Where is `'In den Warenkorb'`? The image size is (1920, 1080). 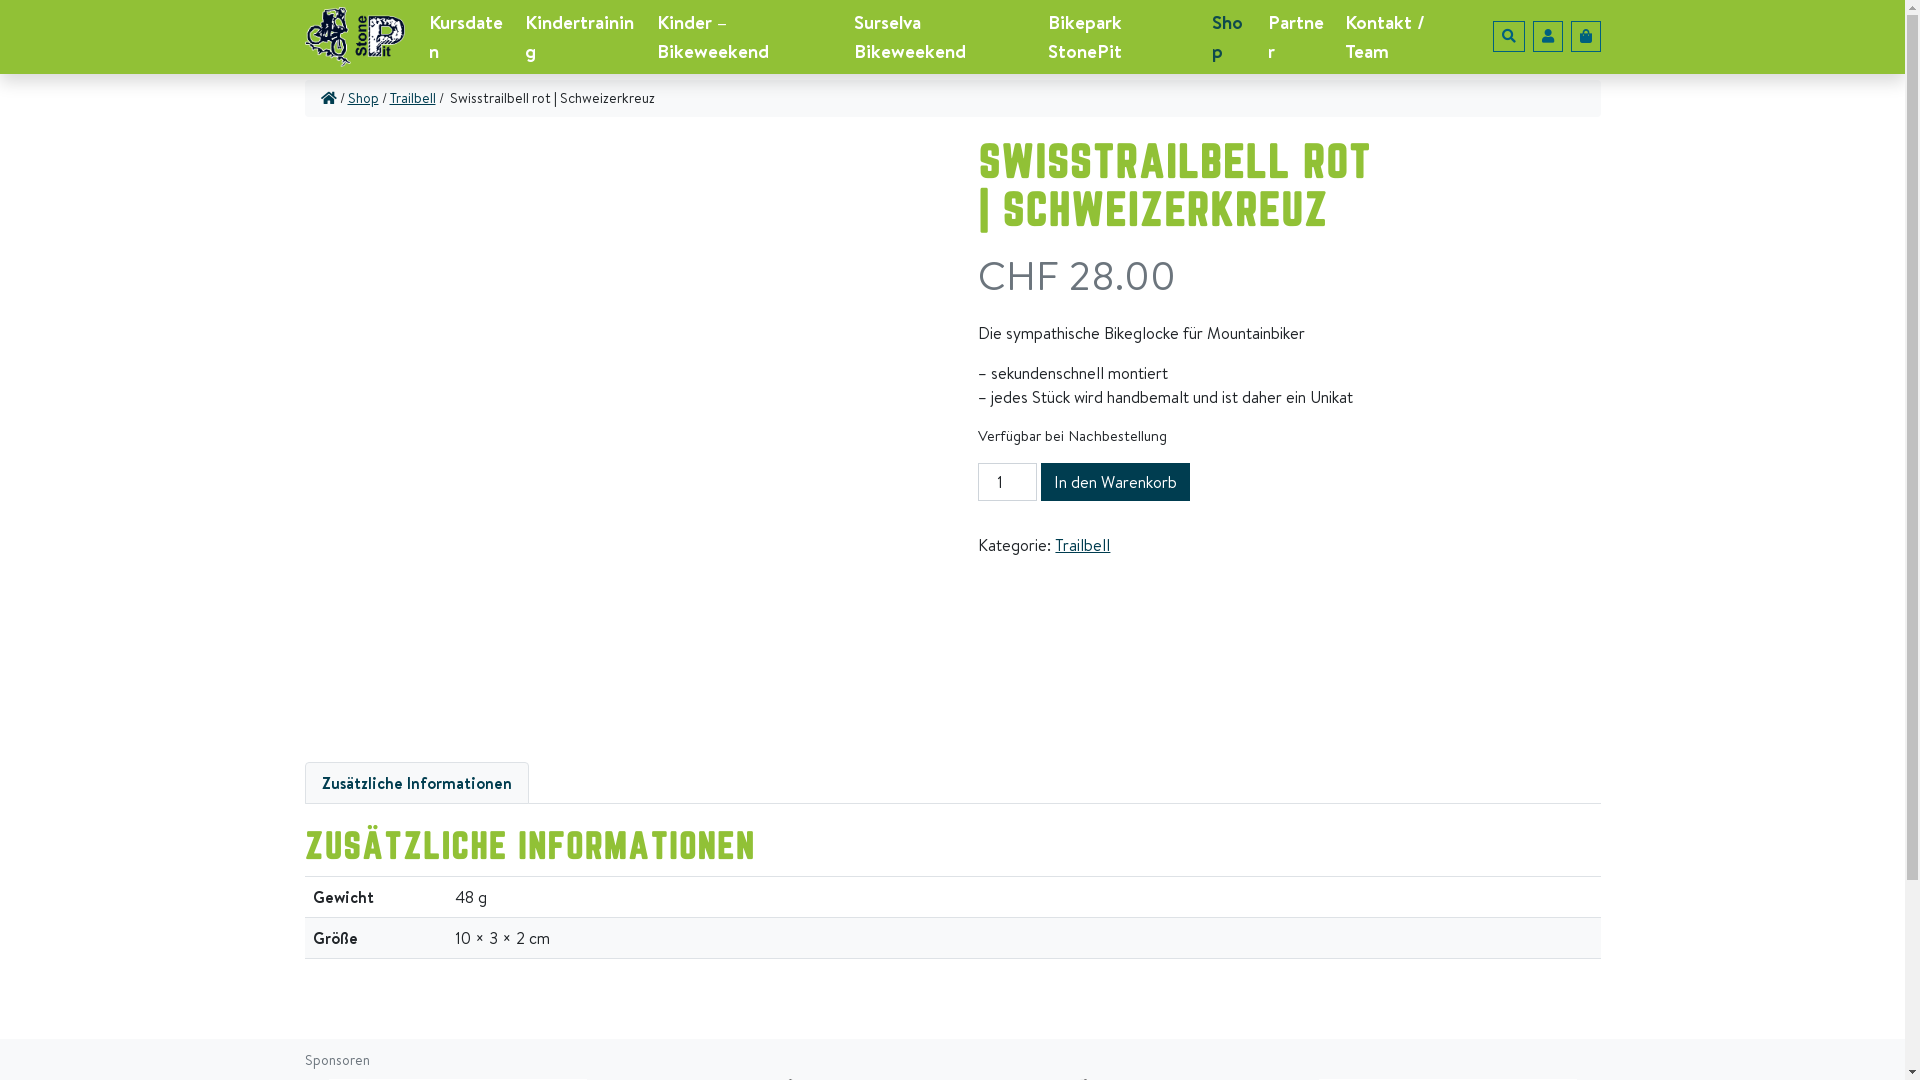
'In den Warenkorb' is located at coordinates (1114, 482).